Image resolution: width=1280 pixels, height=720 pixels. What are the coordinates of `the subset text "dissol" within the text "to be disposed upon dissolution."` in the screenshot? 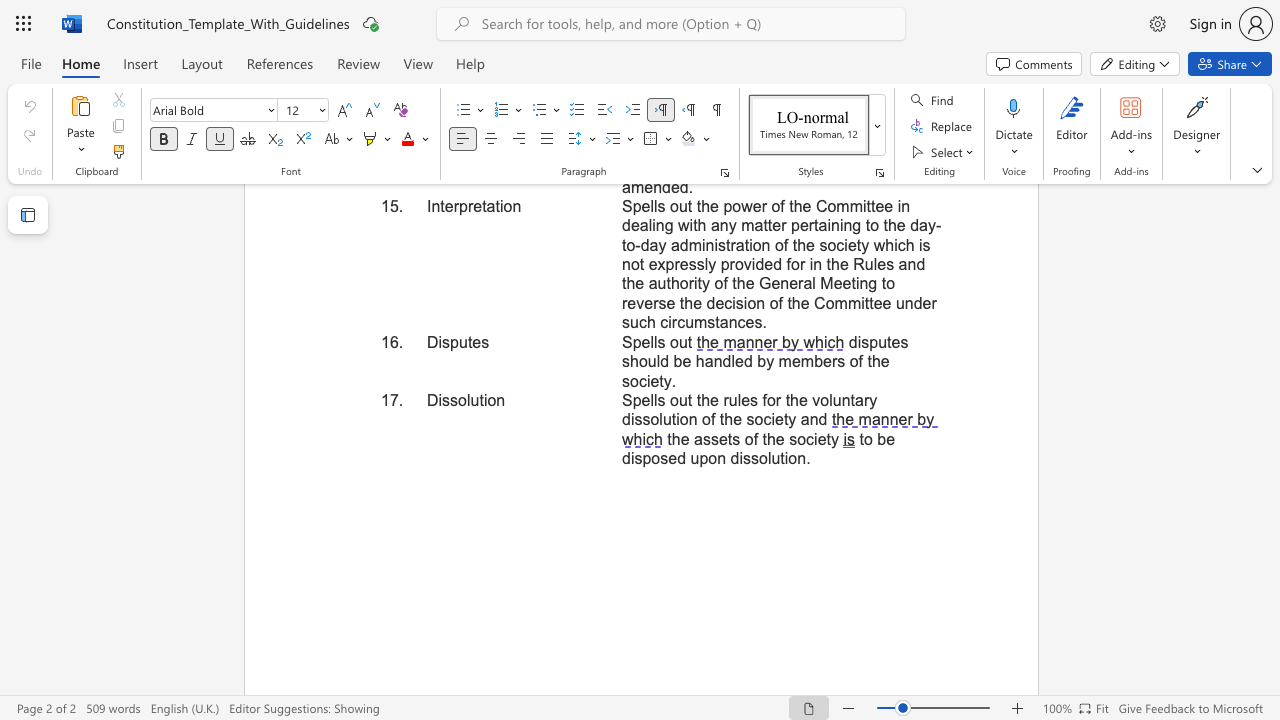 It's located at (729, 458).